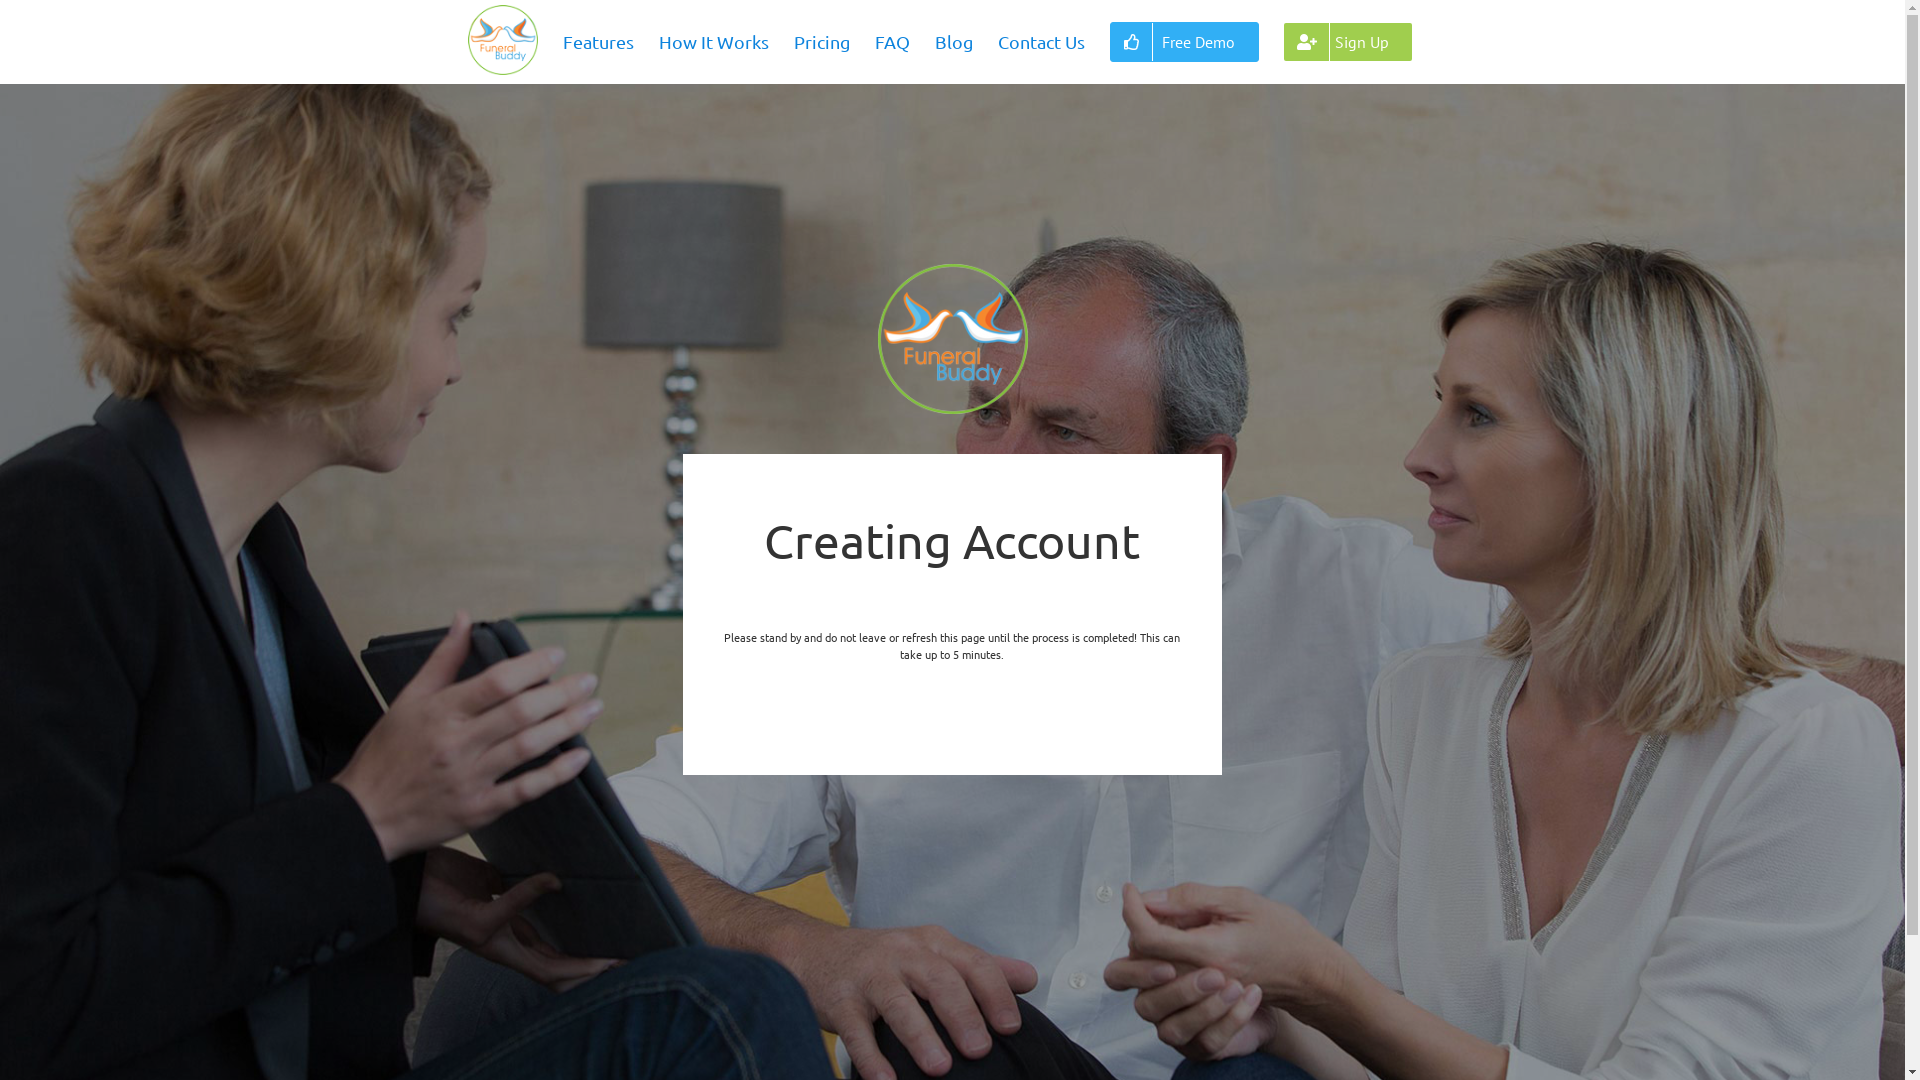 The image size is (1920, 1080). I want to click on 'How It Works', so click(714, 42).